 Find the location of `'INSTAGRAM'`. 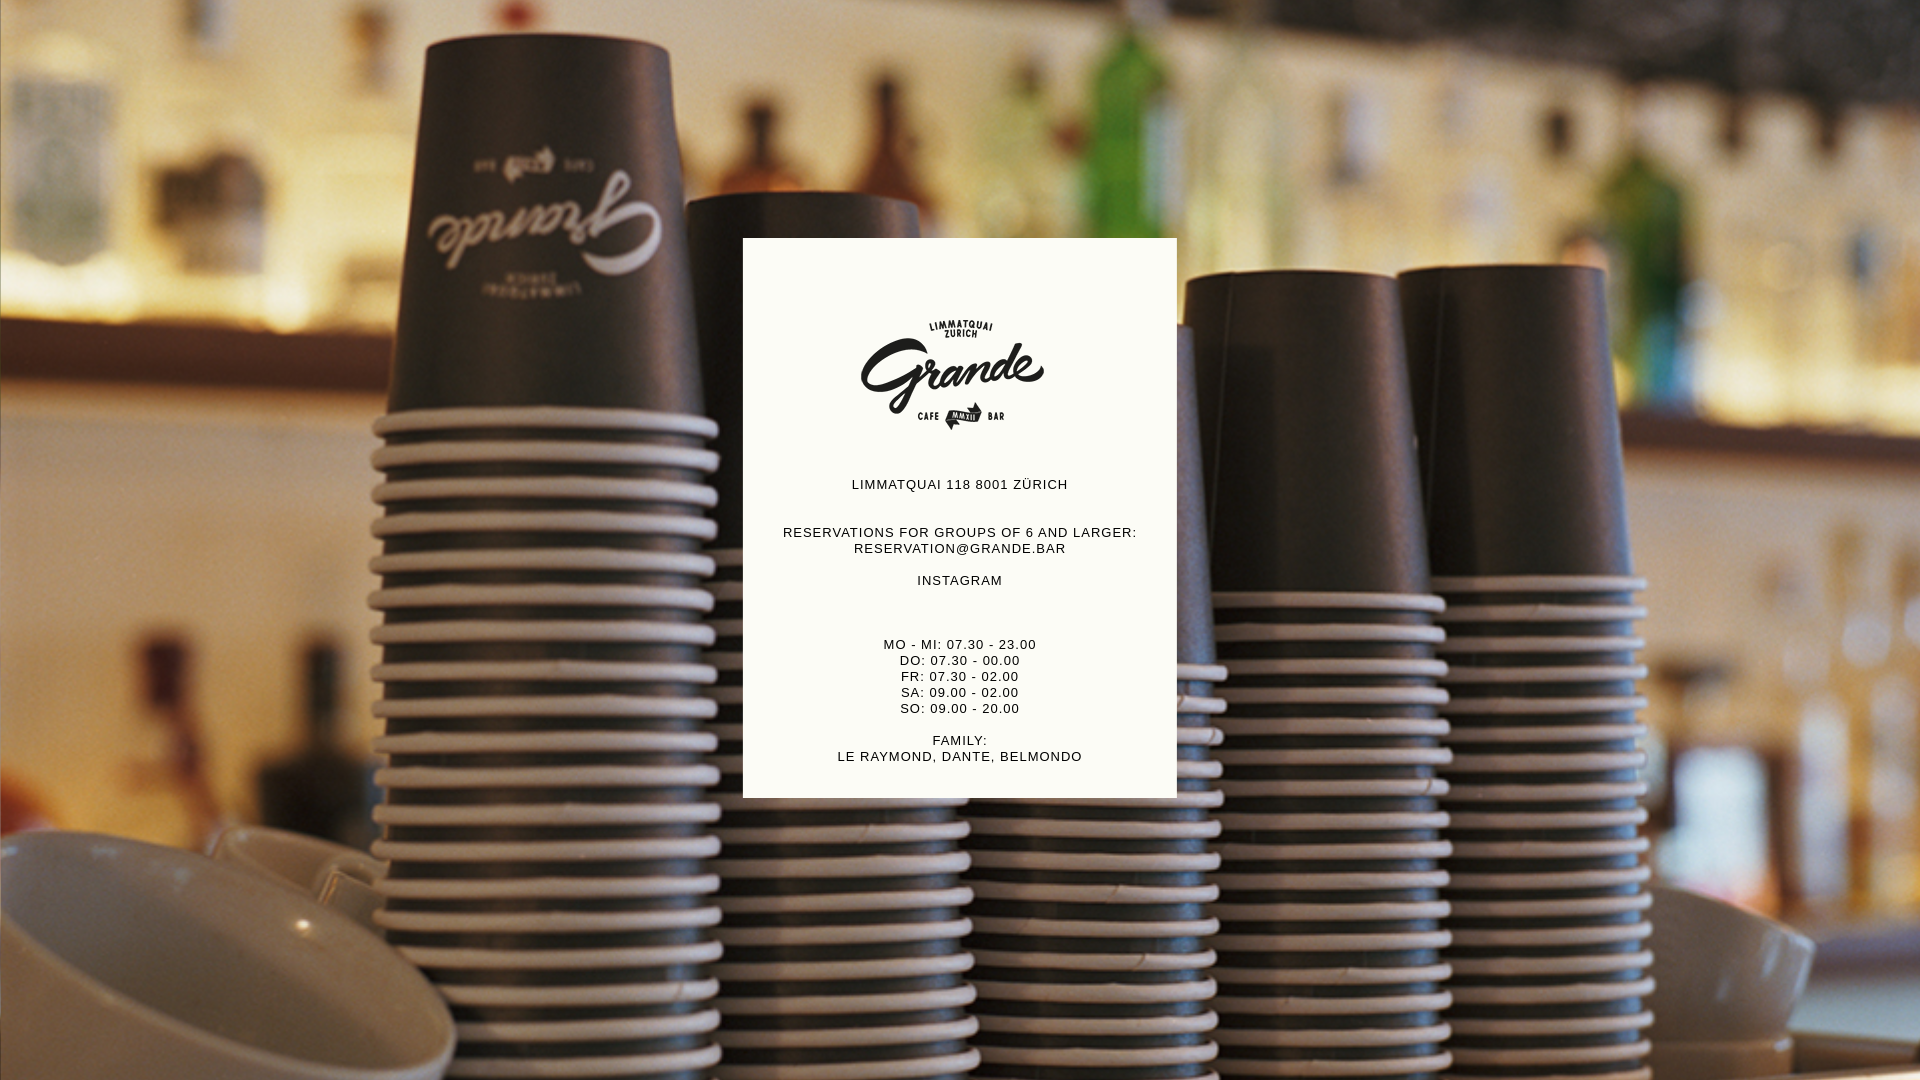

'INSTAGRAM' is located at coordinates (958, 580).